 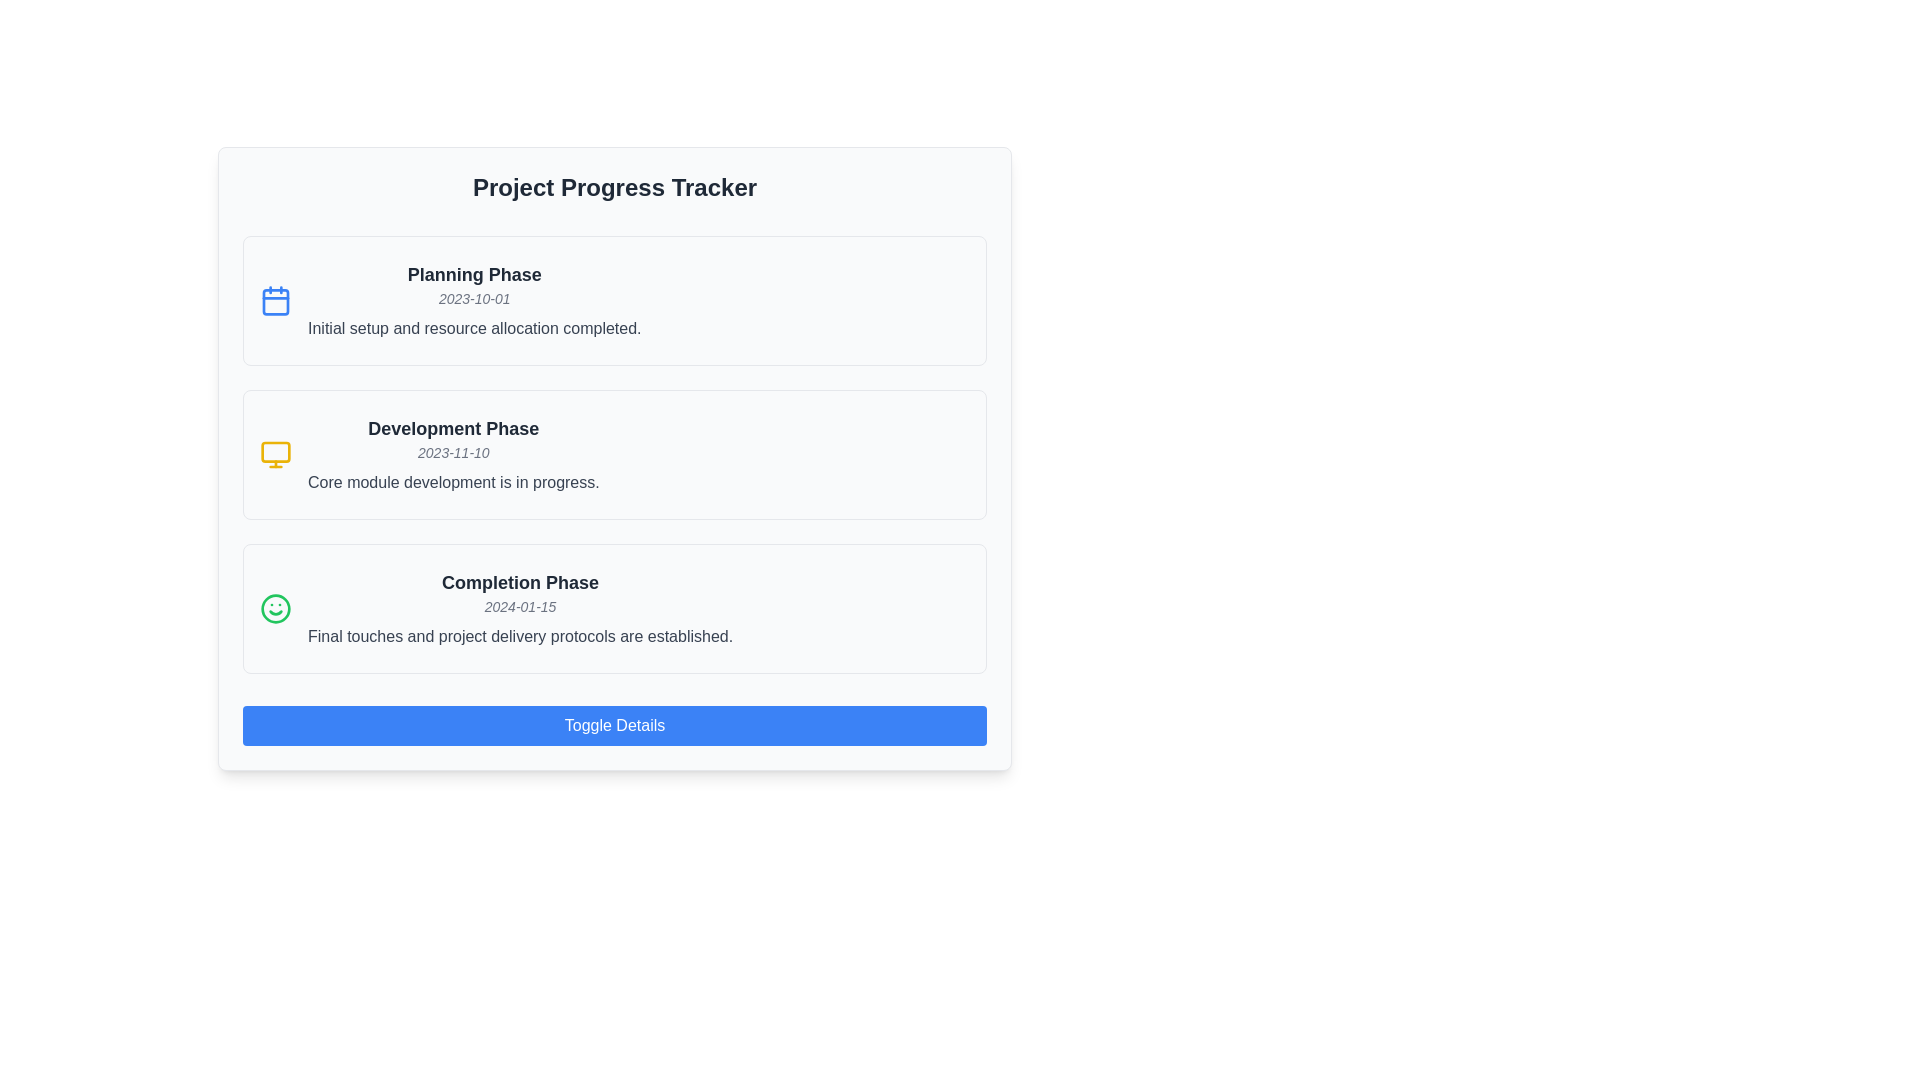 I want to click on the static text element displaying the date related to the 'Planning Phase', located below the heading and above the descriptive paragraph, so click(x=473, y=299).